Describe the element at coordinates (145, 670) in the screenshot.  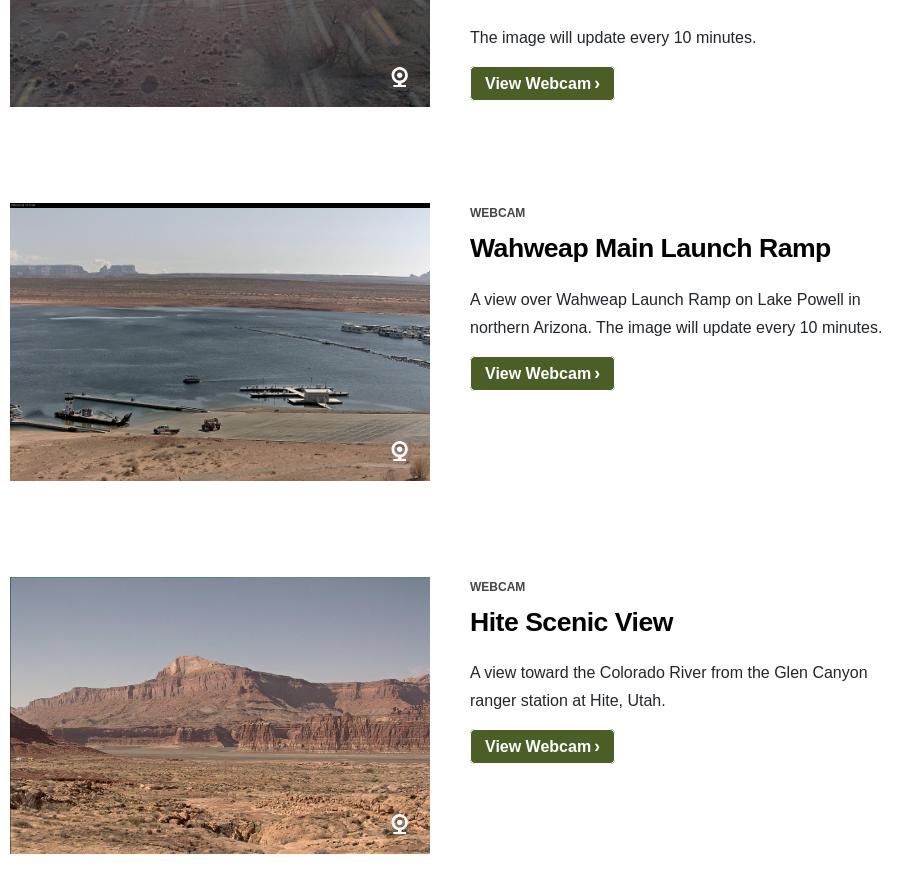
I see `'Youtube'` at that location.